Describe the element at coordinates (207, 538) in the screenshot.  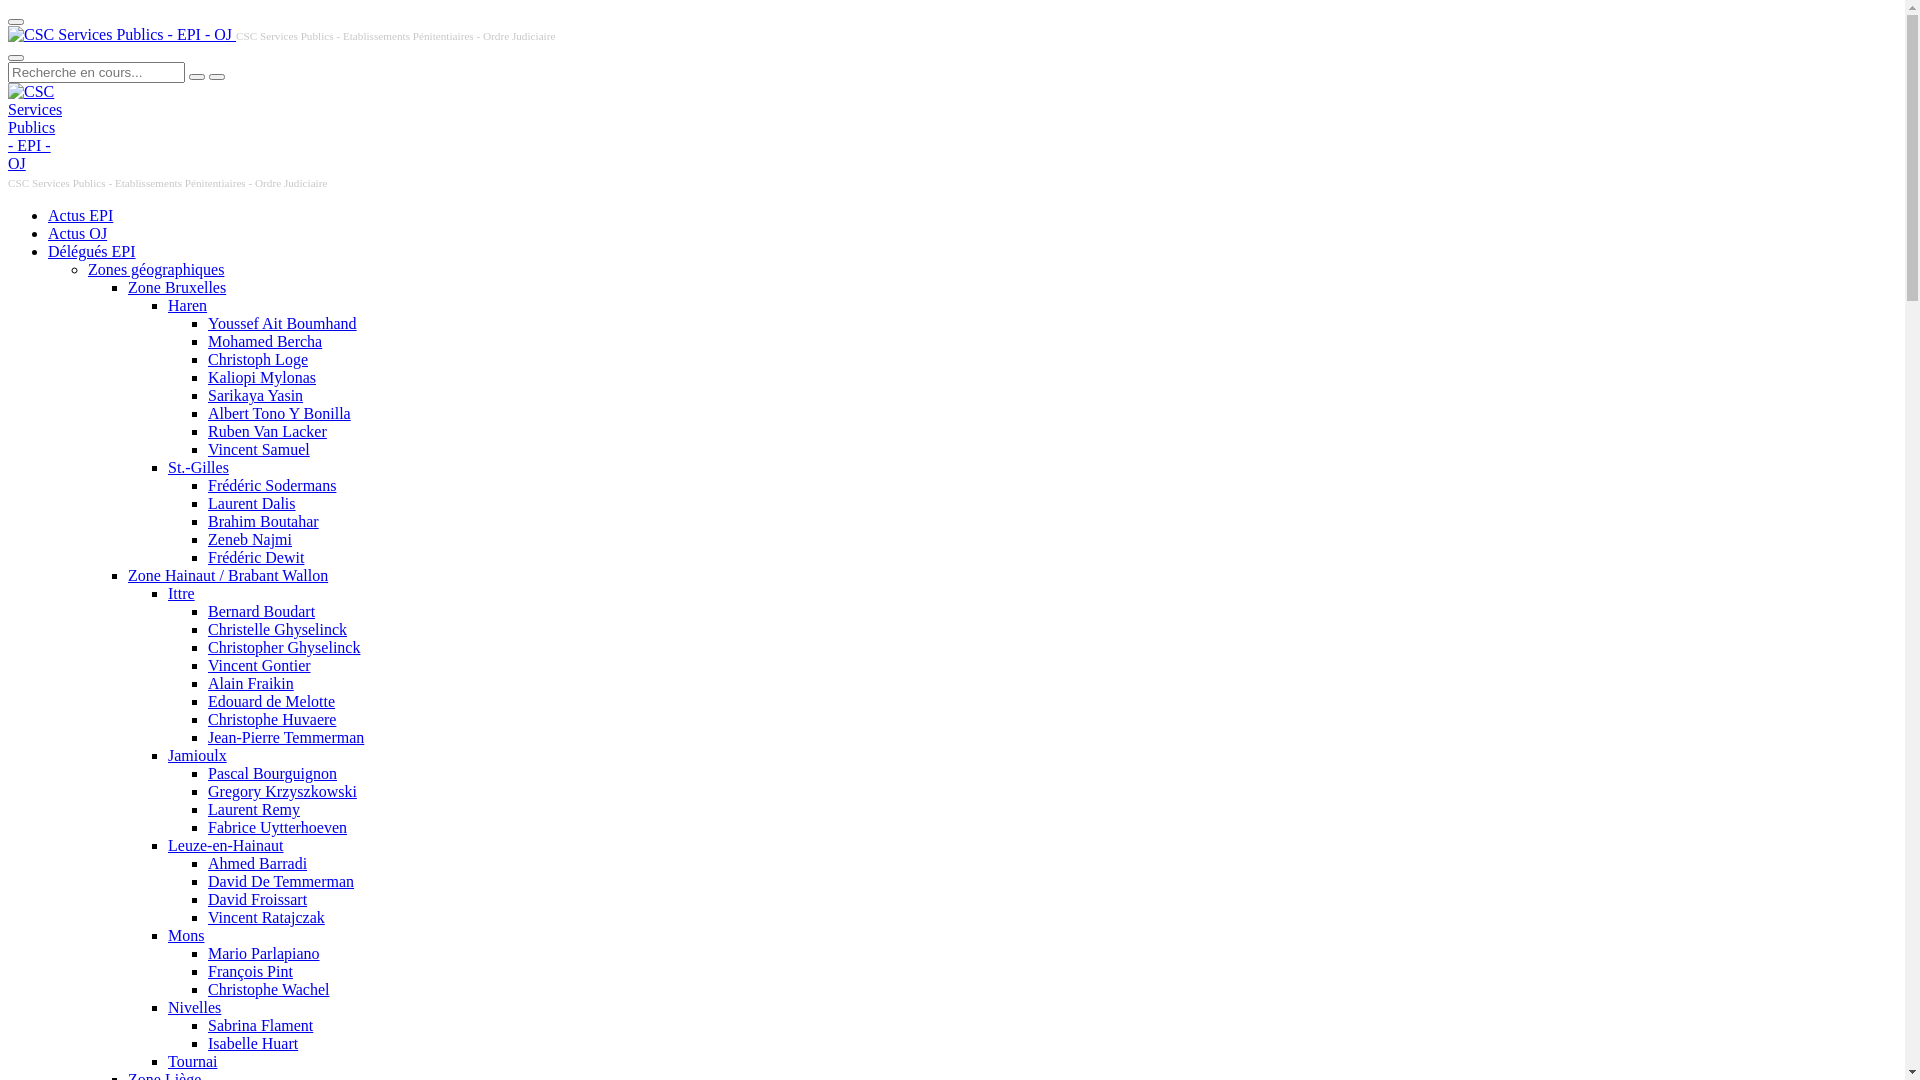
I see `'Zeneb Najmi'` at that location.